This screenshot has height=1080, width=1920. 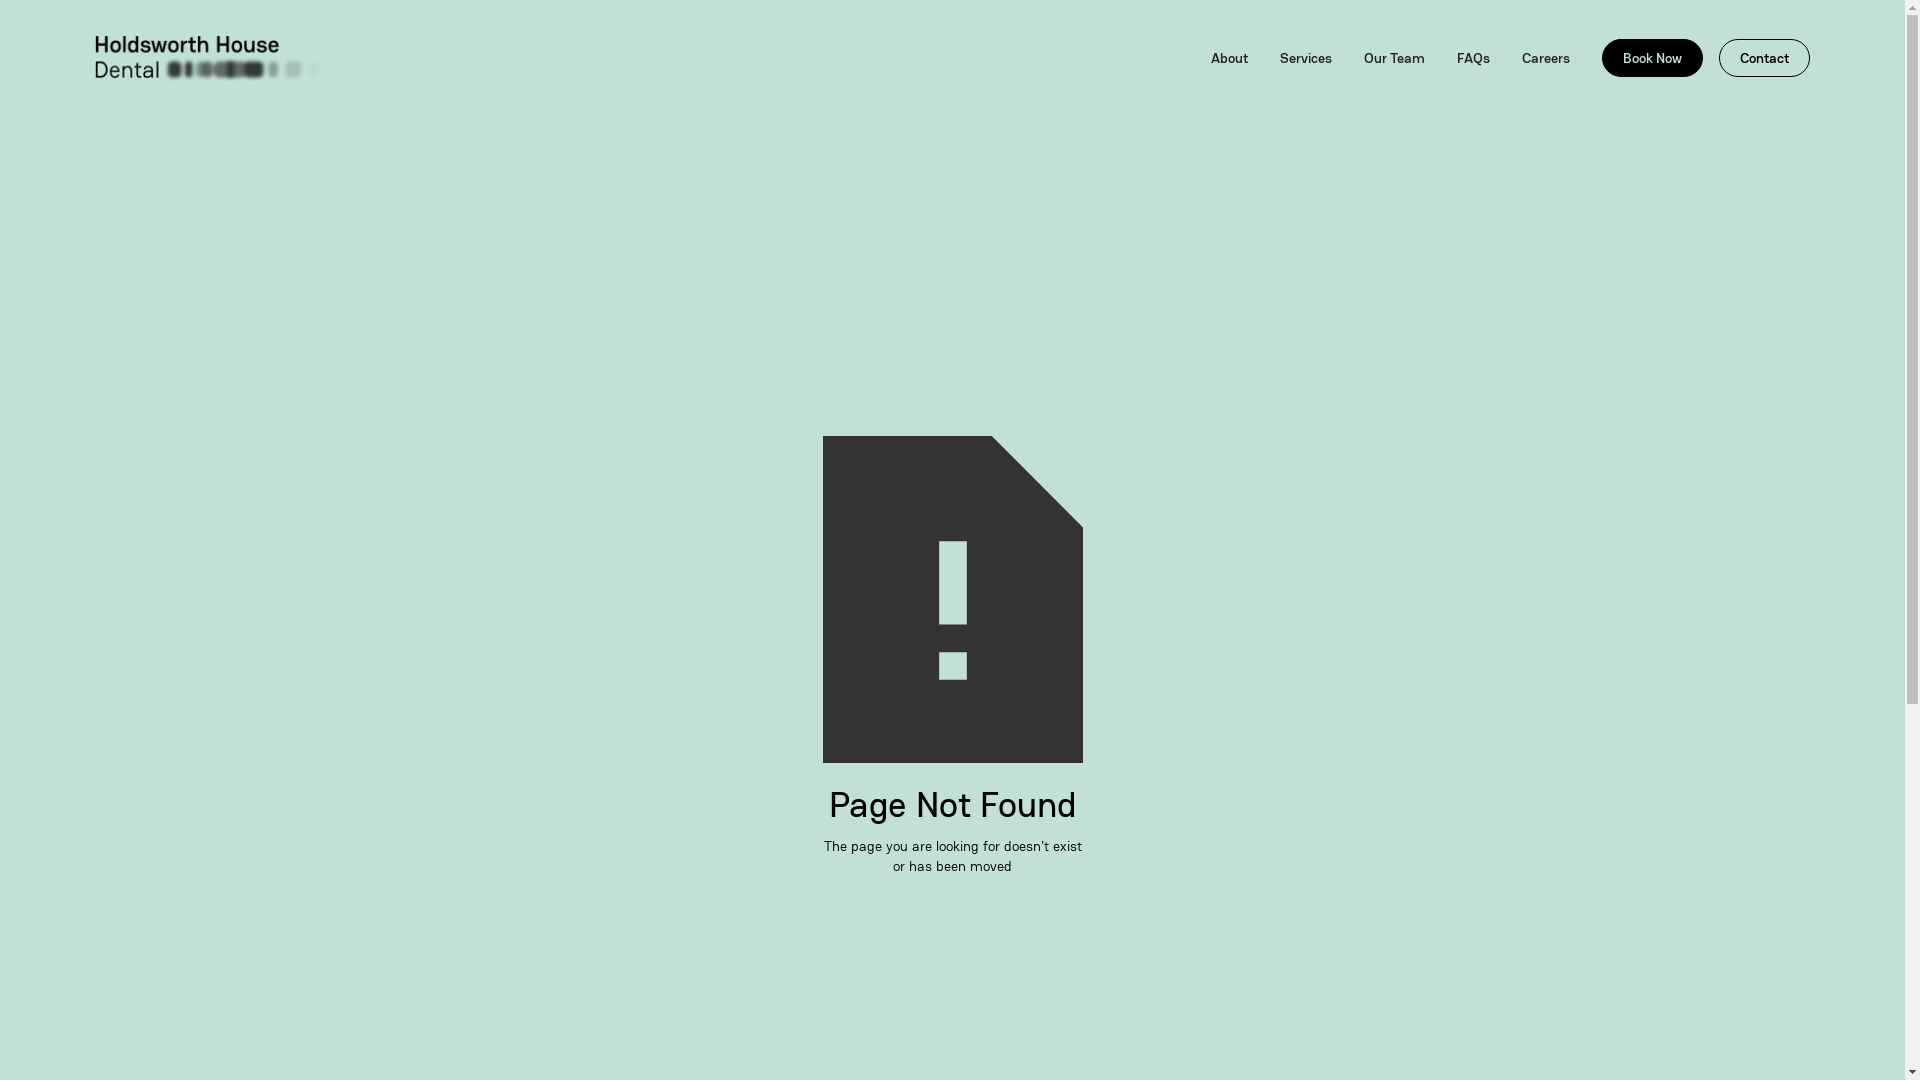 I want to click on 'FAQs', so click(x=1473, y=56).